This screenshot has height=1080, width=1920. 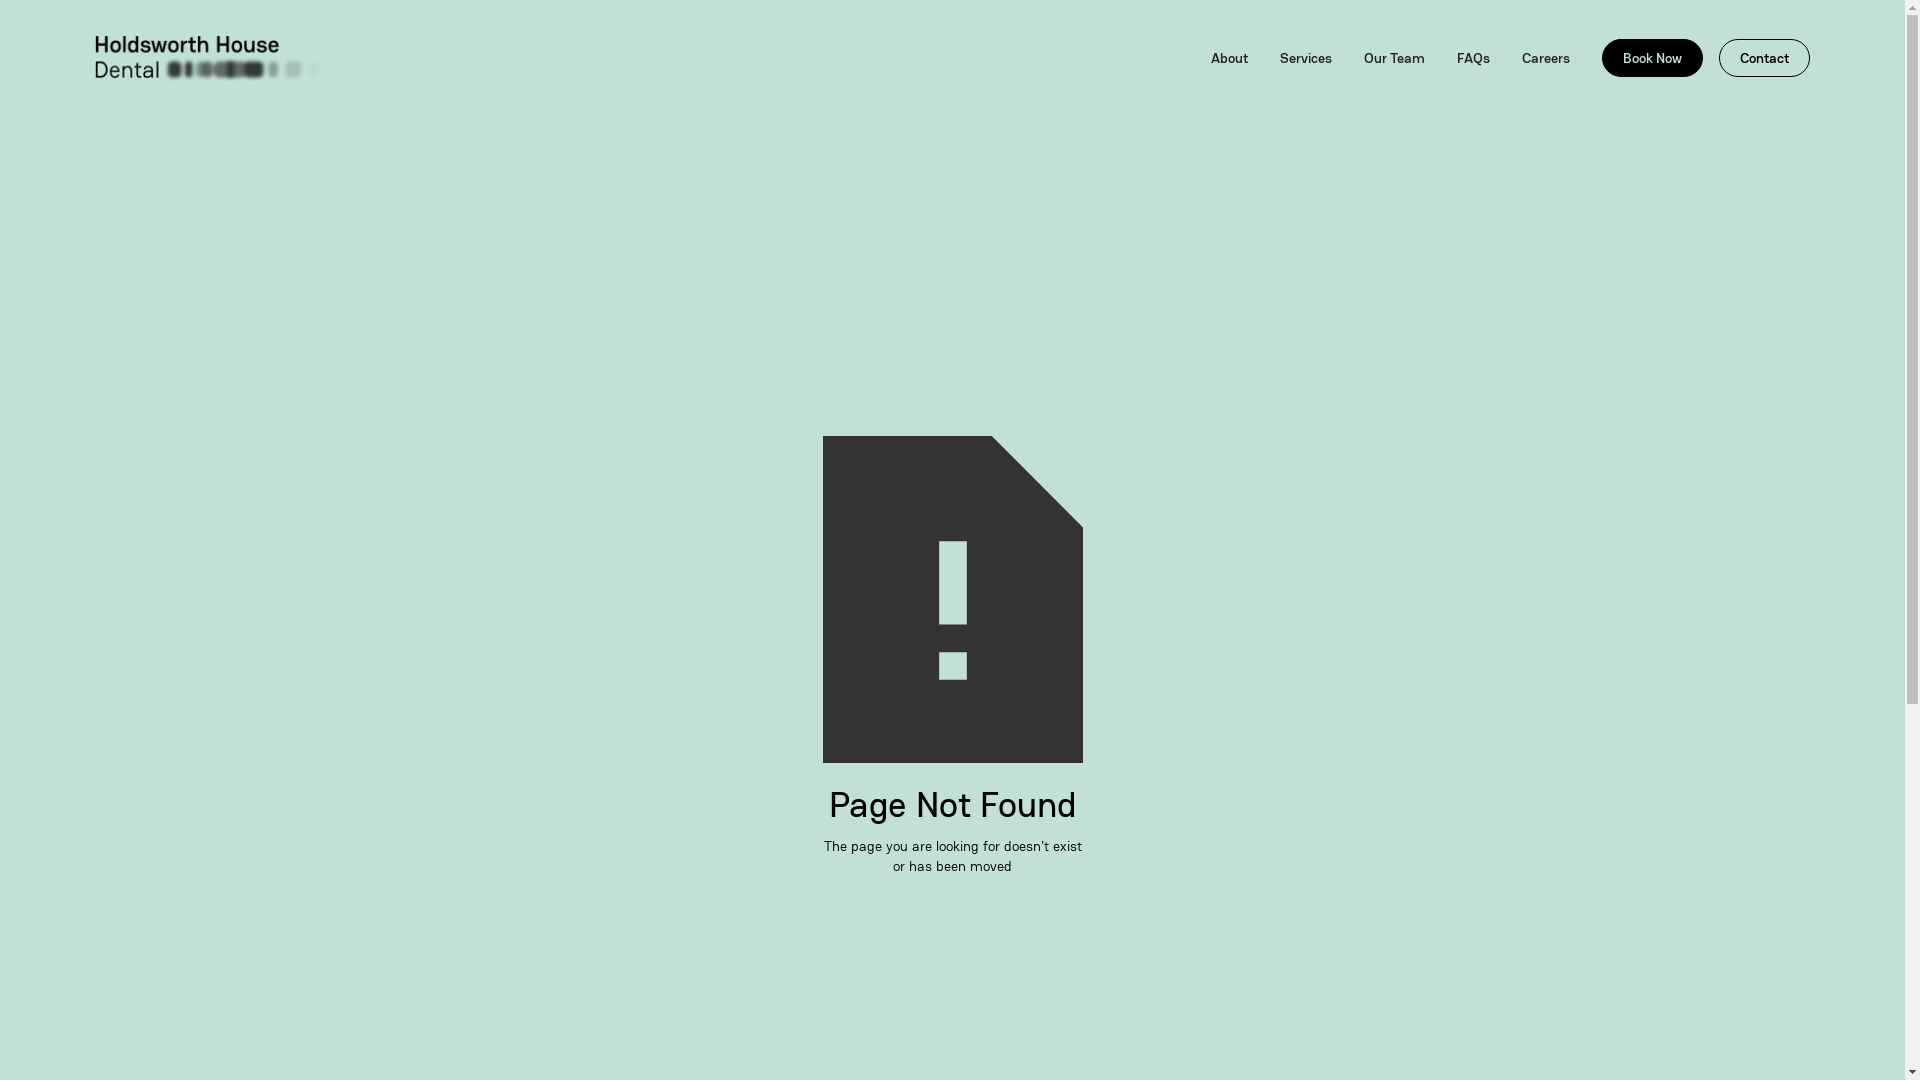 I want to click on 'FAQs', so click(x=1473, y=56).